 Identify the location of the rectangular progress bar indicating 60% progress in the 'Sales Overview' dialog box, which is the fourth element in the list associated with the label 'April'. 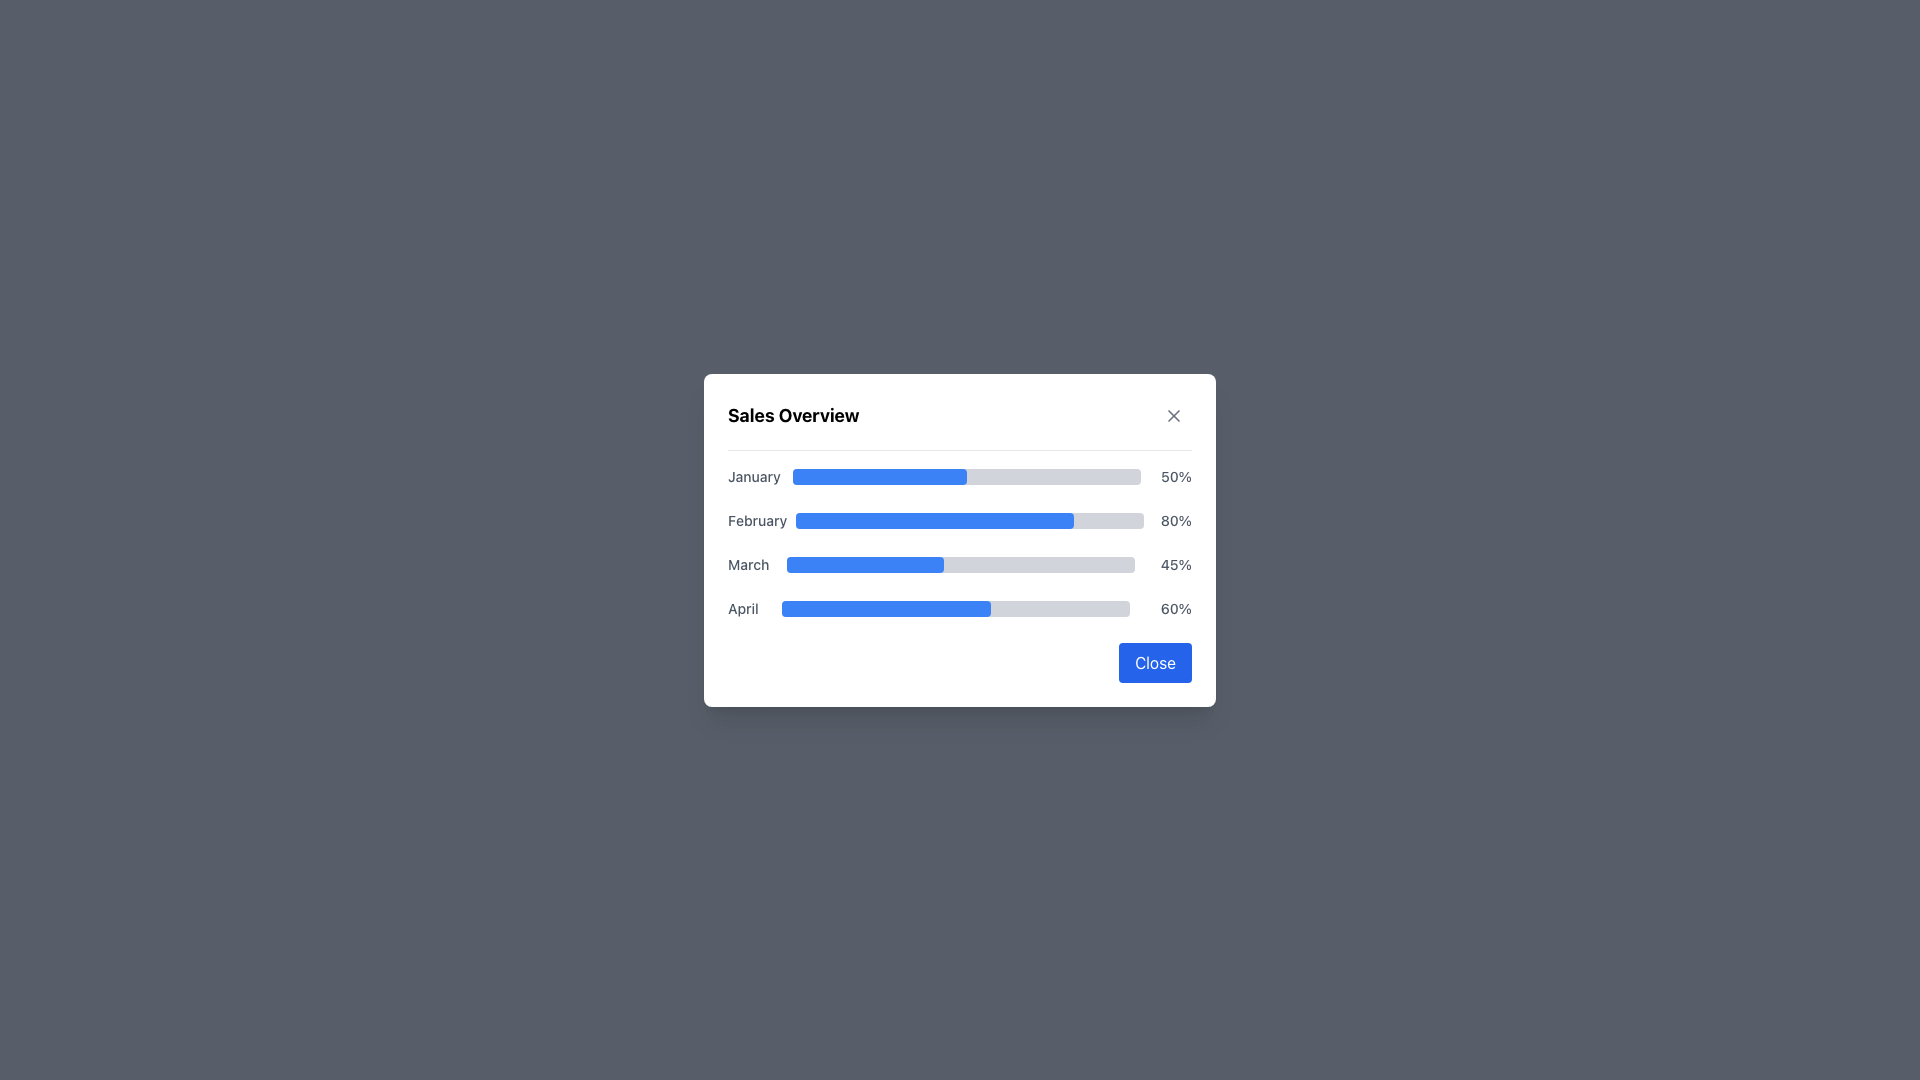
(954, 607).